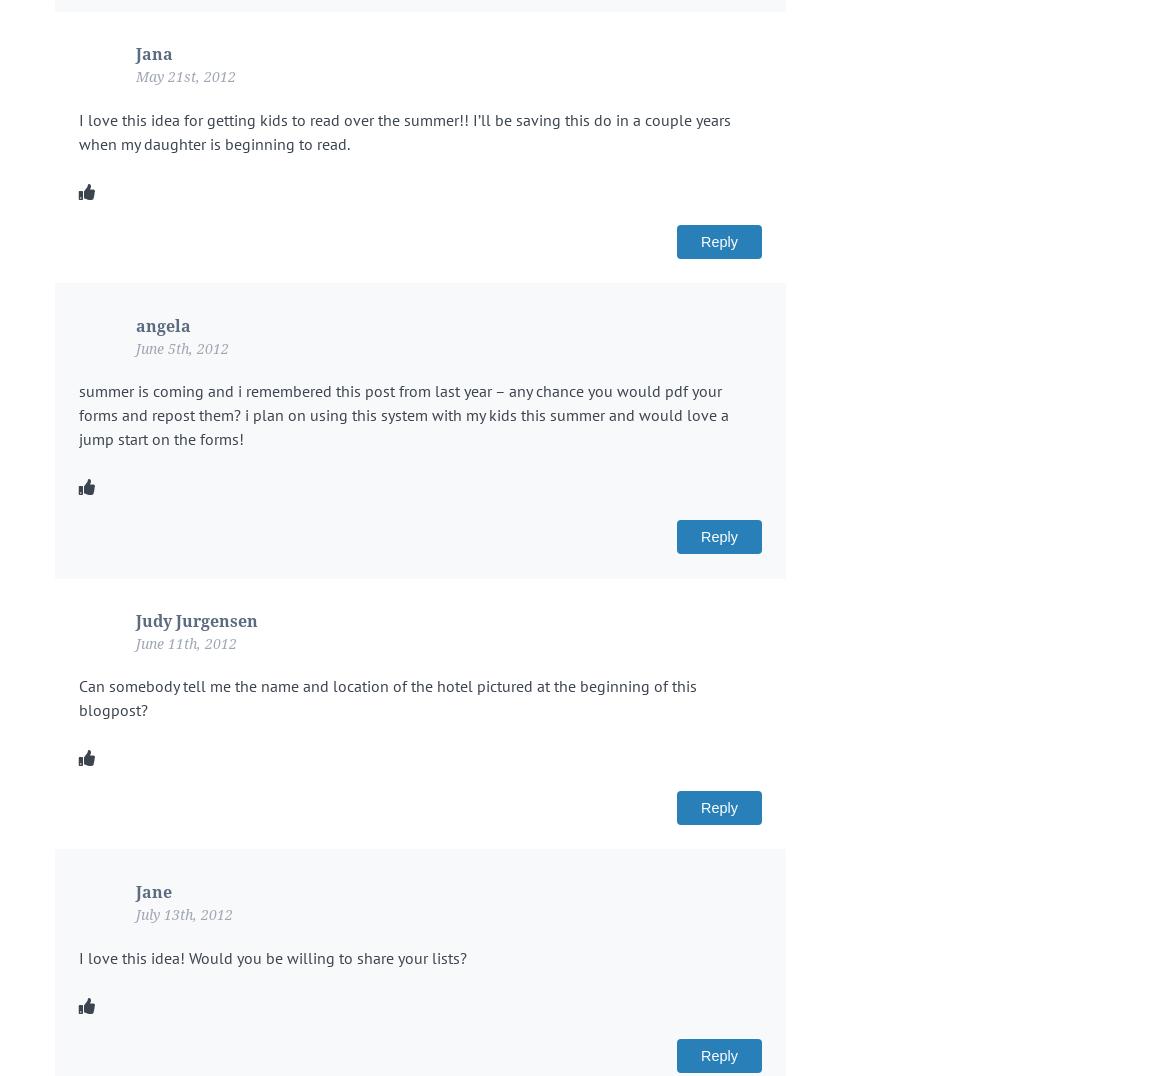  Describe the element at coordinates (403, 415) in the screenshot. I see `'summer is coming and i remembered this post from last year – any chance you would pdf your forms and repost them?  i plan on using this system with my kids this summer and would love a jump start on the forms!'` at that location.